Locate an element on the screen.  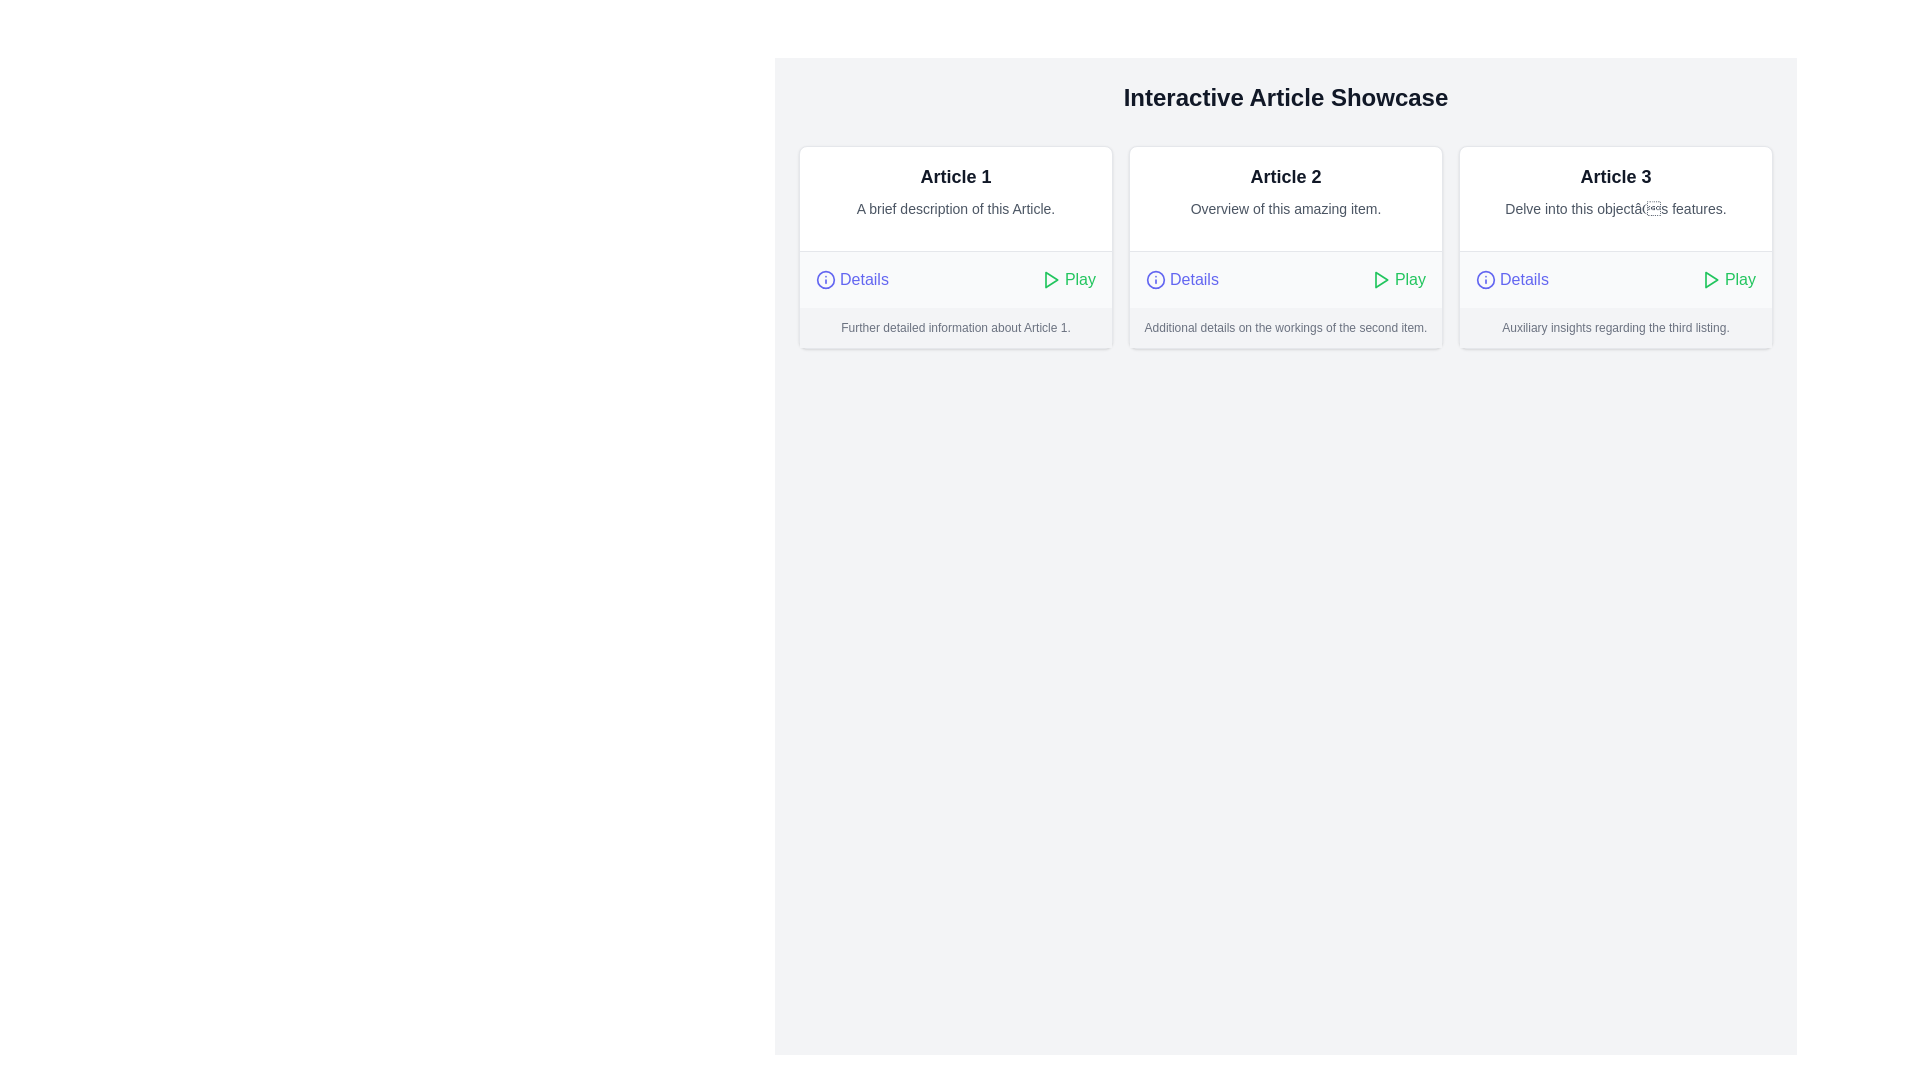
the SVG circle that visually indicates the context or purpose of the 'Details' link in the 'Article 3' card, which is part of an interactive icon is located at coordinates (1486, 280).